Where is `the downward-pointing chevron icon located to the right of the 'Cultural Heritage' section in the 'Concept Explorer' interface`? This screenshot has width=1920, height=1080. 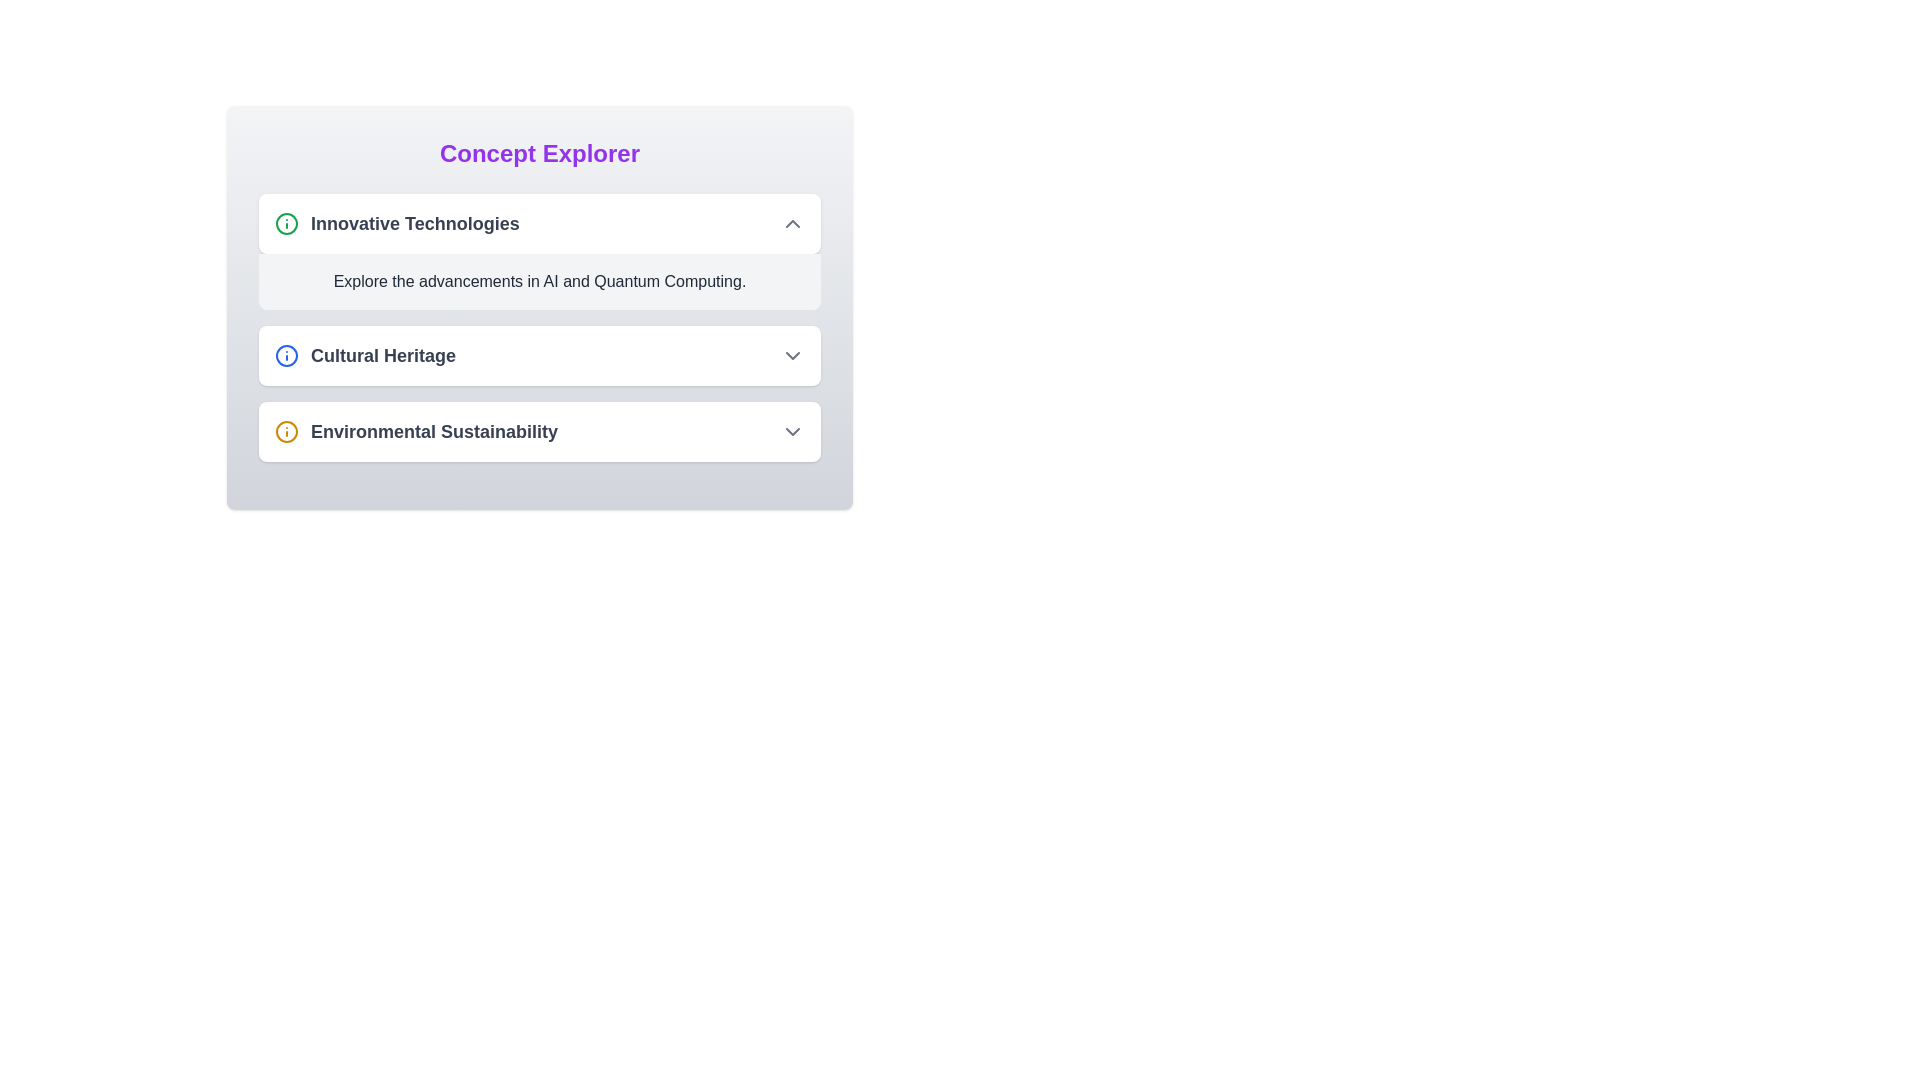 the downward-pointing chevron icon located to the right of the 'Cultural Heritage' section in the 'Concept Explorer' interface is located at coordinates (791, 354).